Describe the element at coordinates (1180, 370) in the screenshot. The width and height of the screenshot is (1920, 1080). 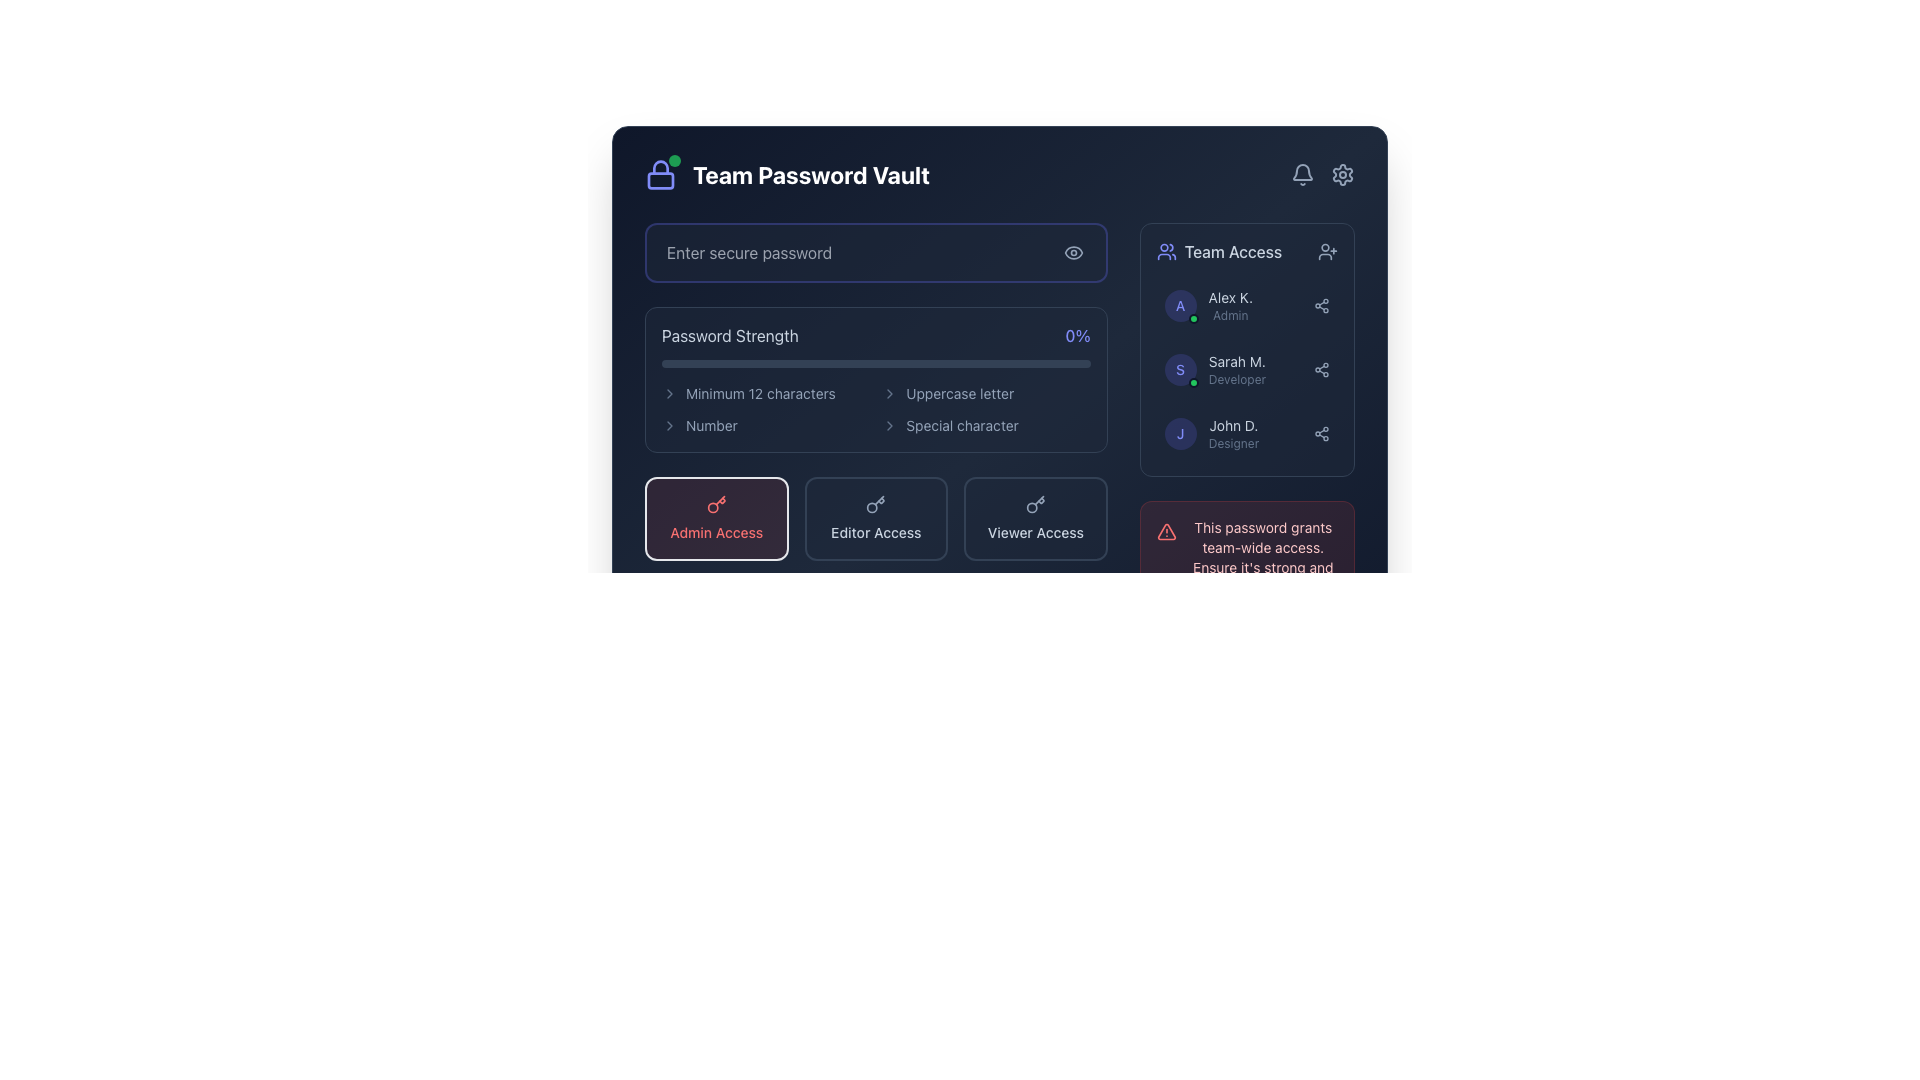
I see `Profile Badge with a purple letter 'S' on a dark background, located in the 'Team Access' section next to 'Sarah M.'` at that location.